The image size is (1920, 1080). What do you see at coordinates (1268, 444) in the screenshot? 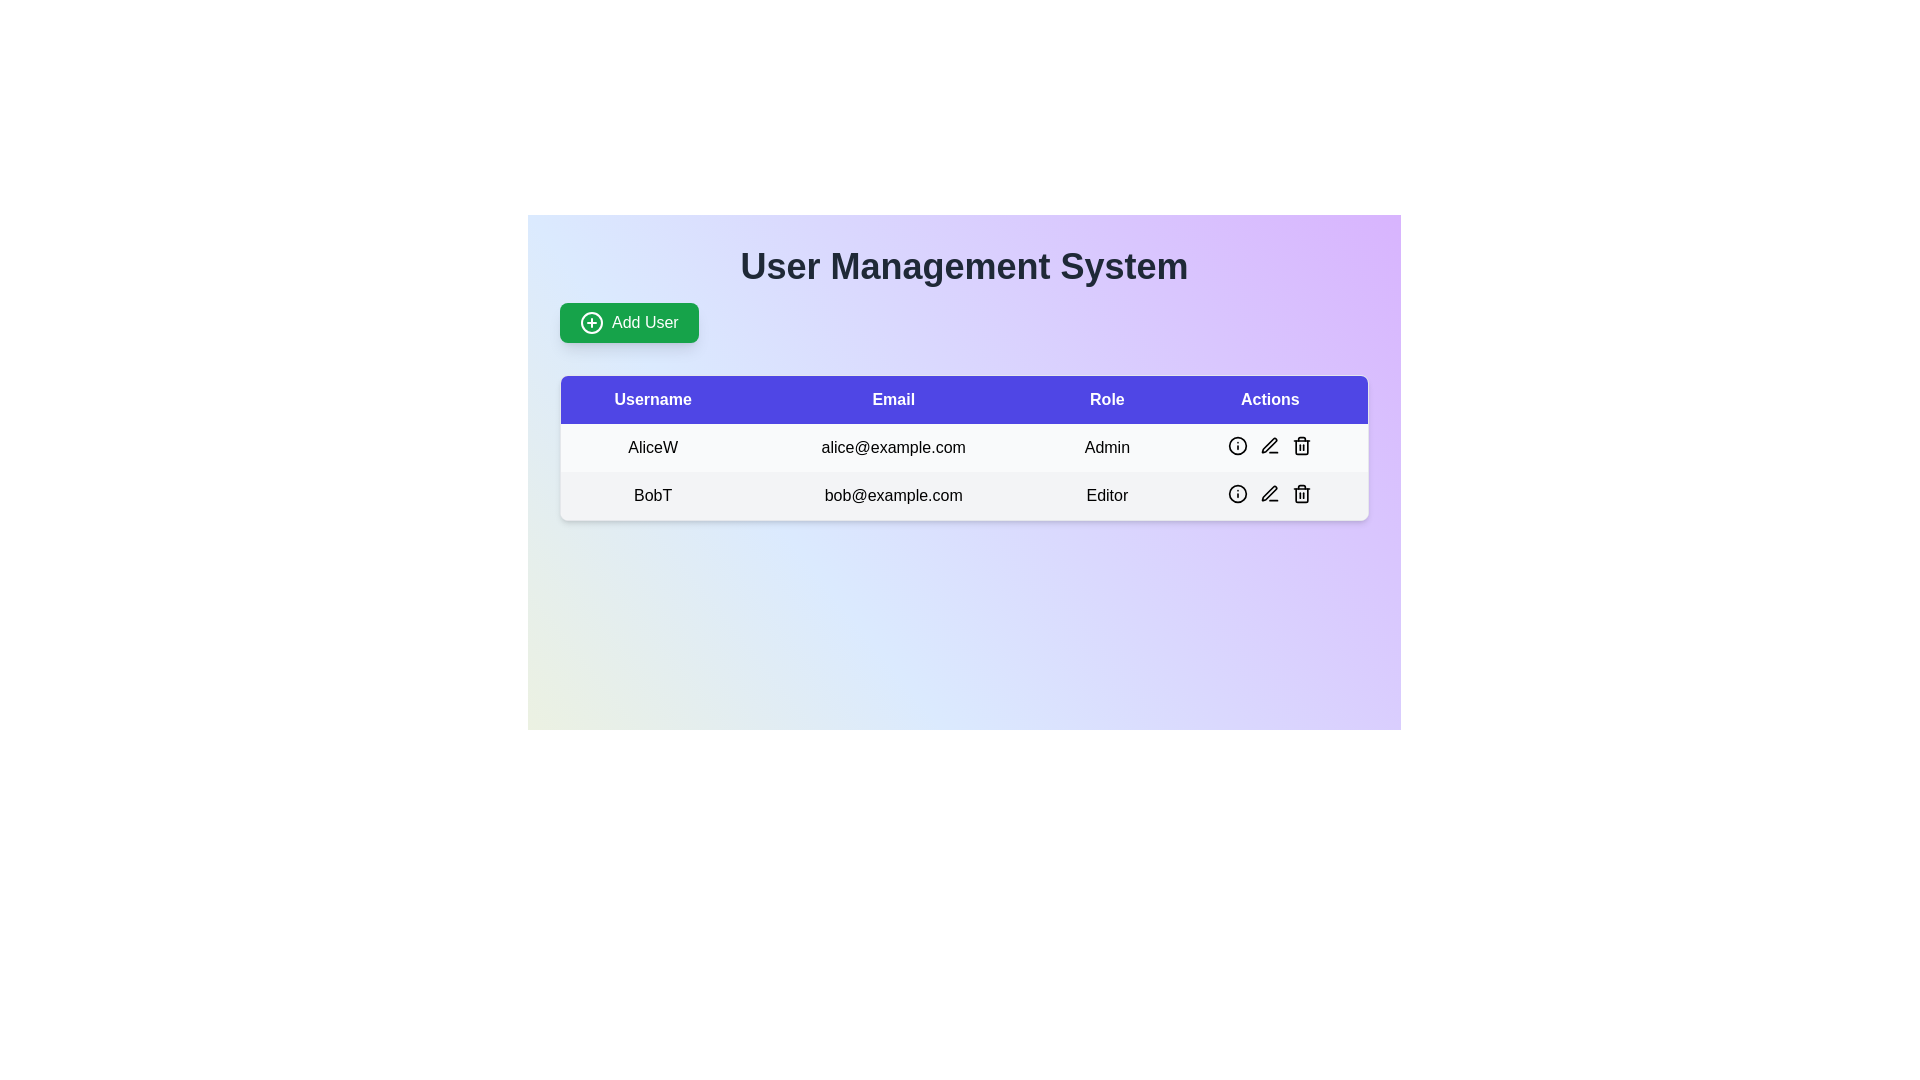
I see `the edit icon button located under the 'Actions' column in the second row associated with the user 'BobT'` at bounding box center [1268, 444].